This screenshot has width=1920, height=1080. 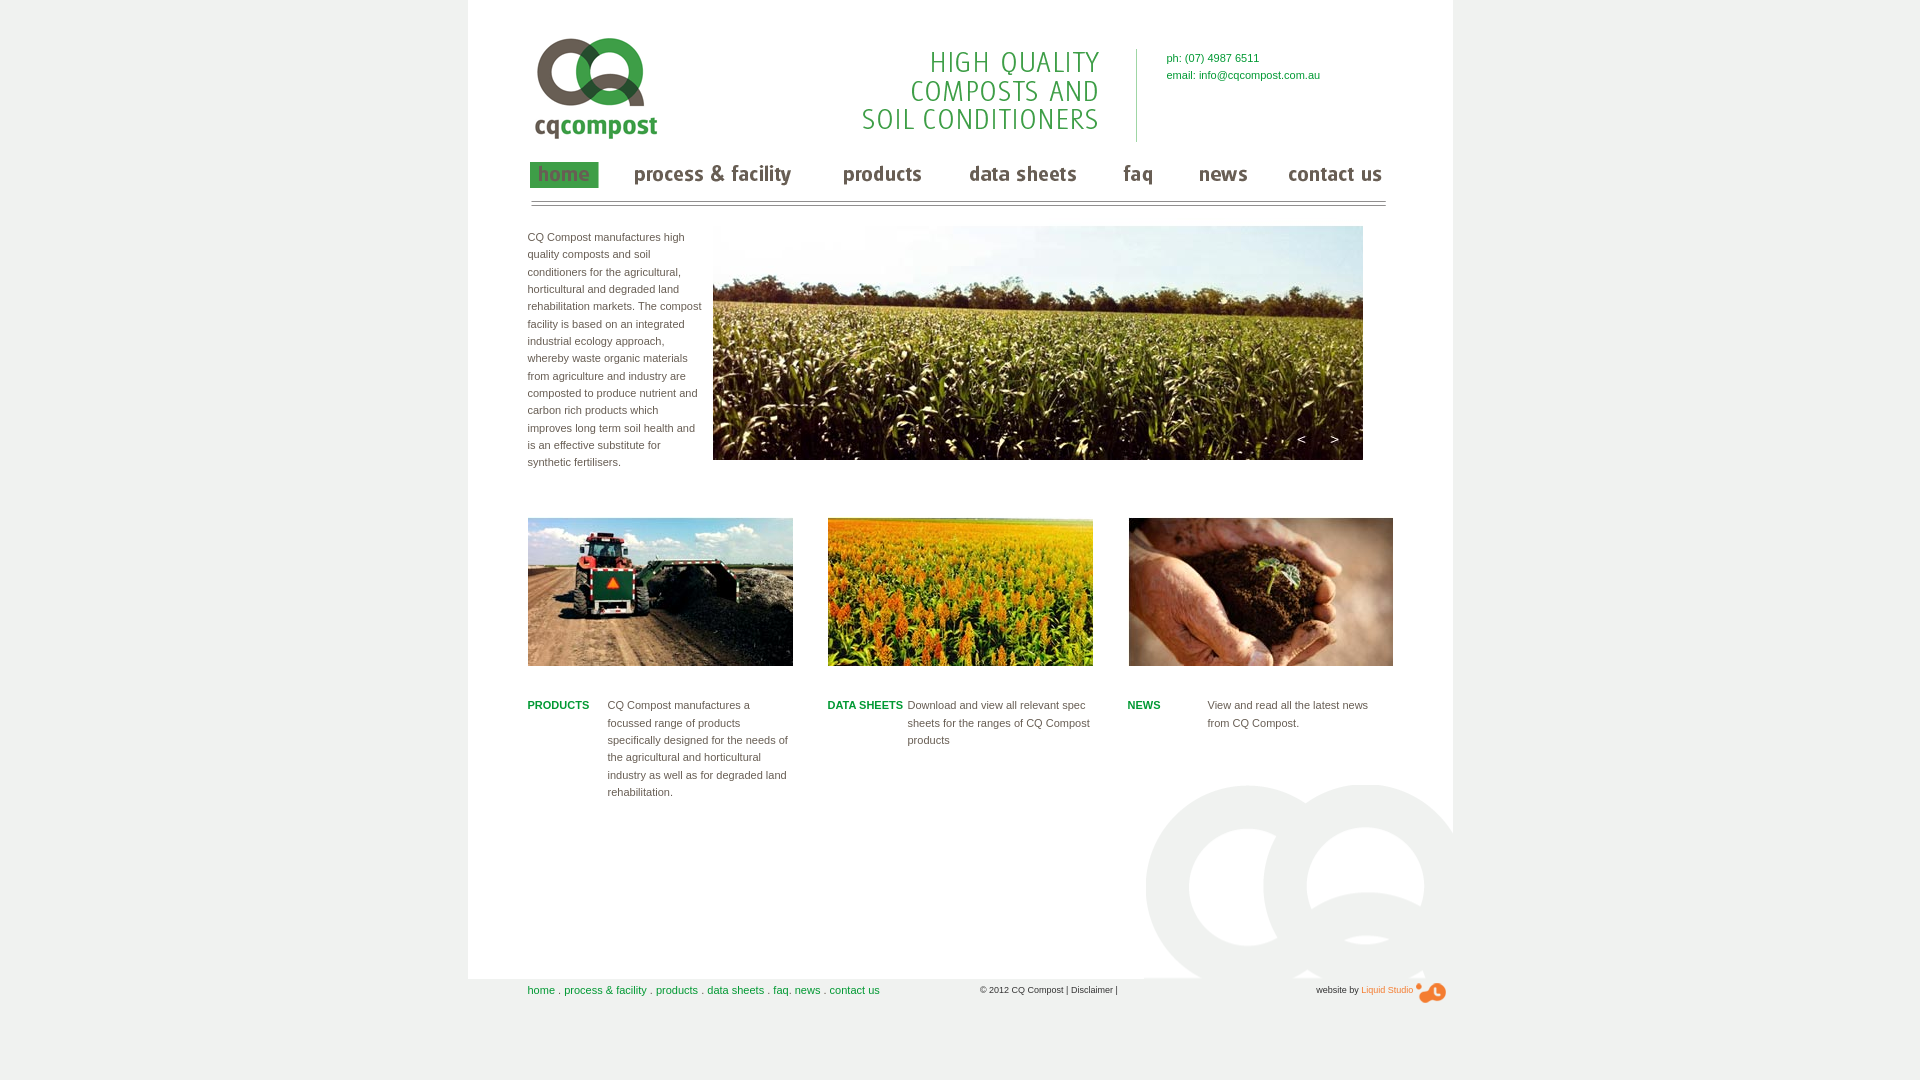 I want to click on 'DATA SHEETS', so click(x=865, y=704).